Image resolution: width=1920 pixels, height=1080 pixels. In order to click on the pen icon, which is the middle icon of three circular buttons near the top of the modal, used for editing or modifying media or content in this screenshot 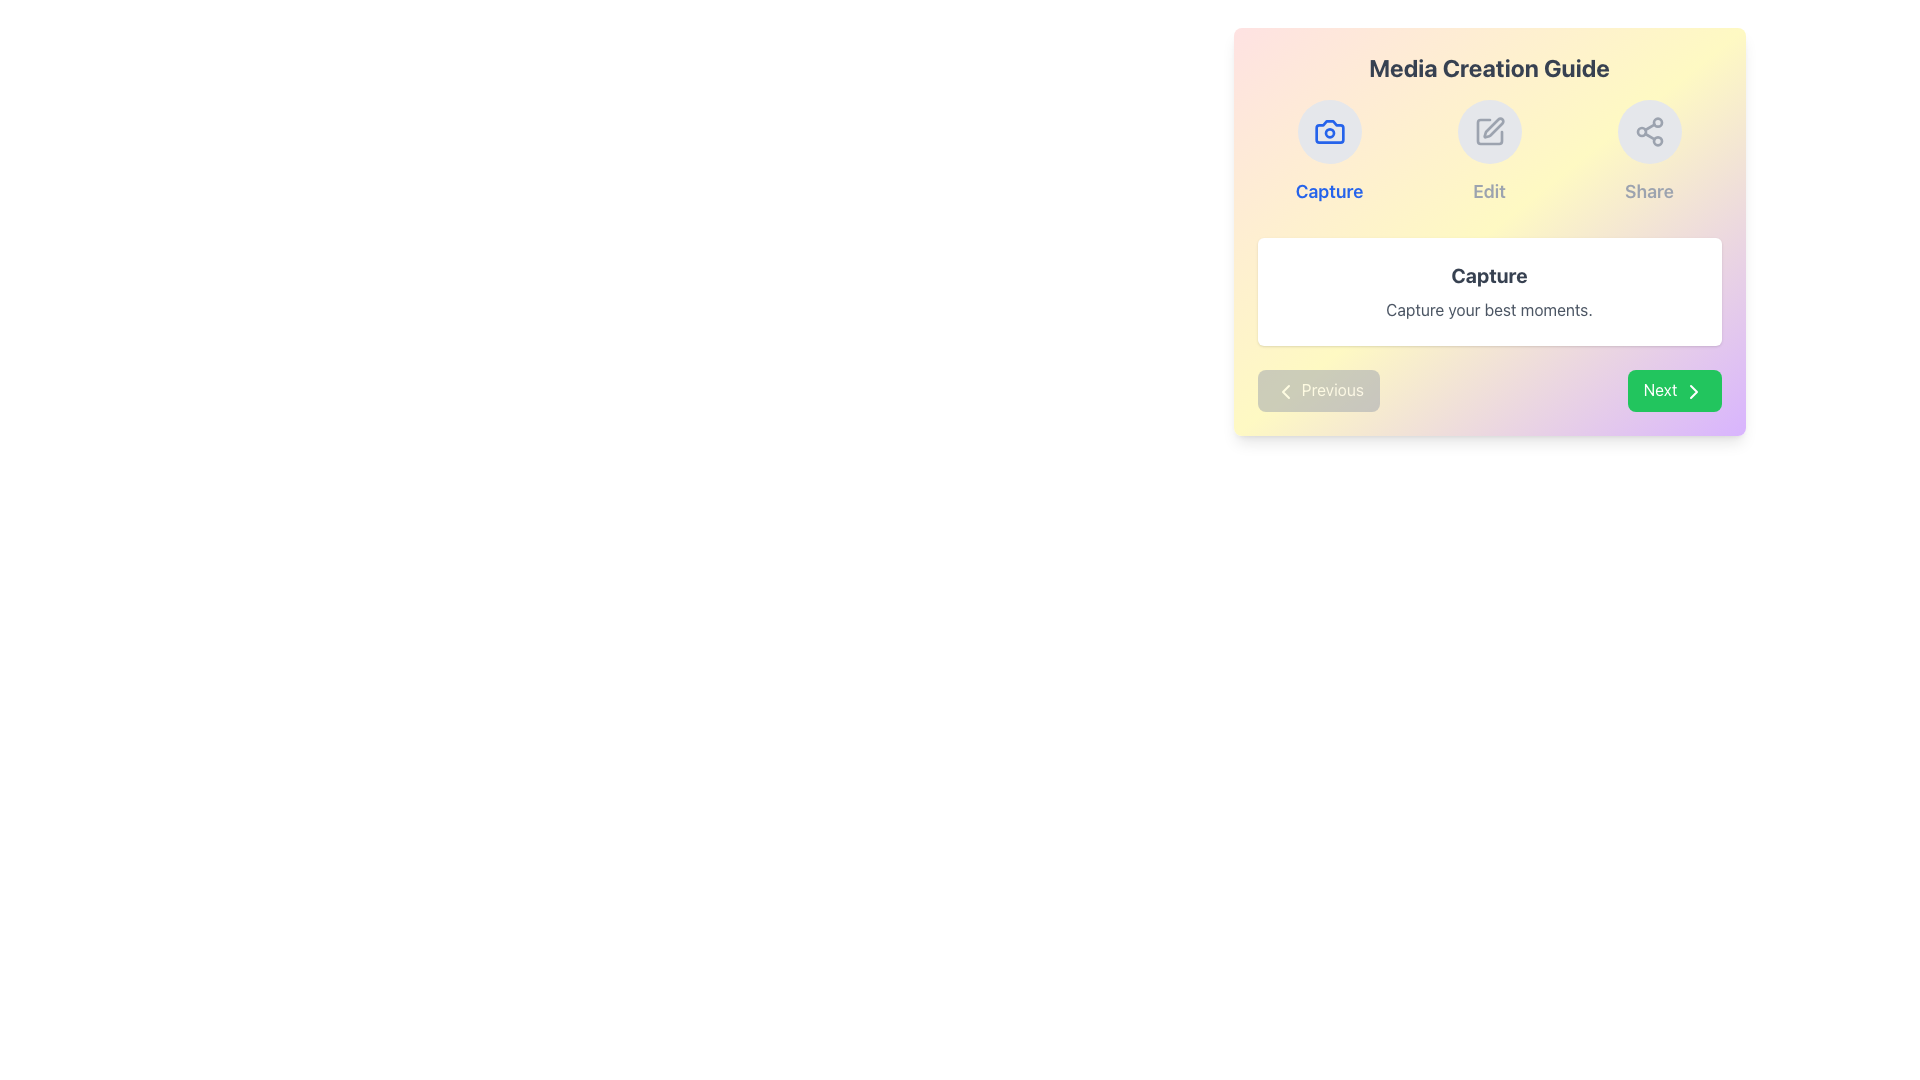, I will do `click(1493, 127)`.